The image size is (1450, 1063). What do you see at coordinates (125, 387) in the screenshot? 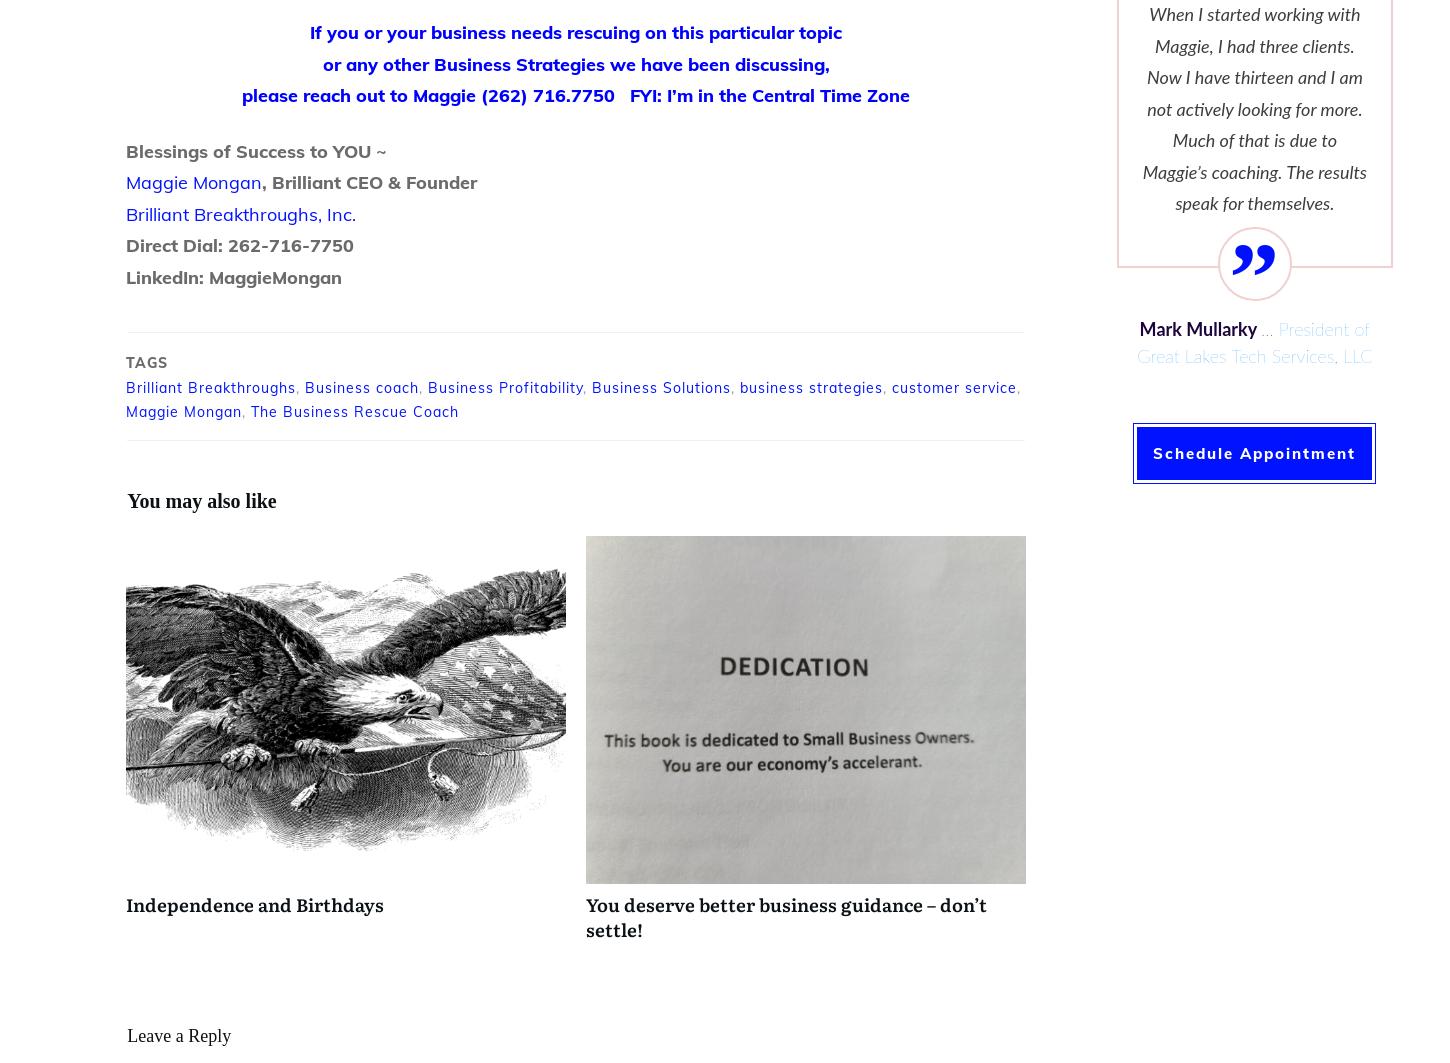
I see `'Brilliant Breakthroughs'` at bounding box center [125, 387].